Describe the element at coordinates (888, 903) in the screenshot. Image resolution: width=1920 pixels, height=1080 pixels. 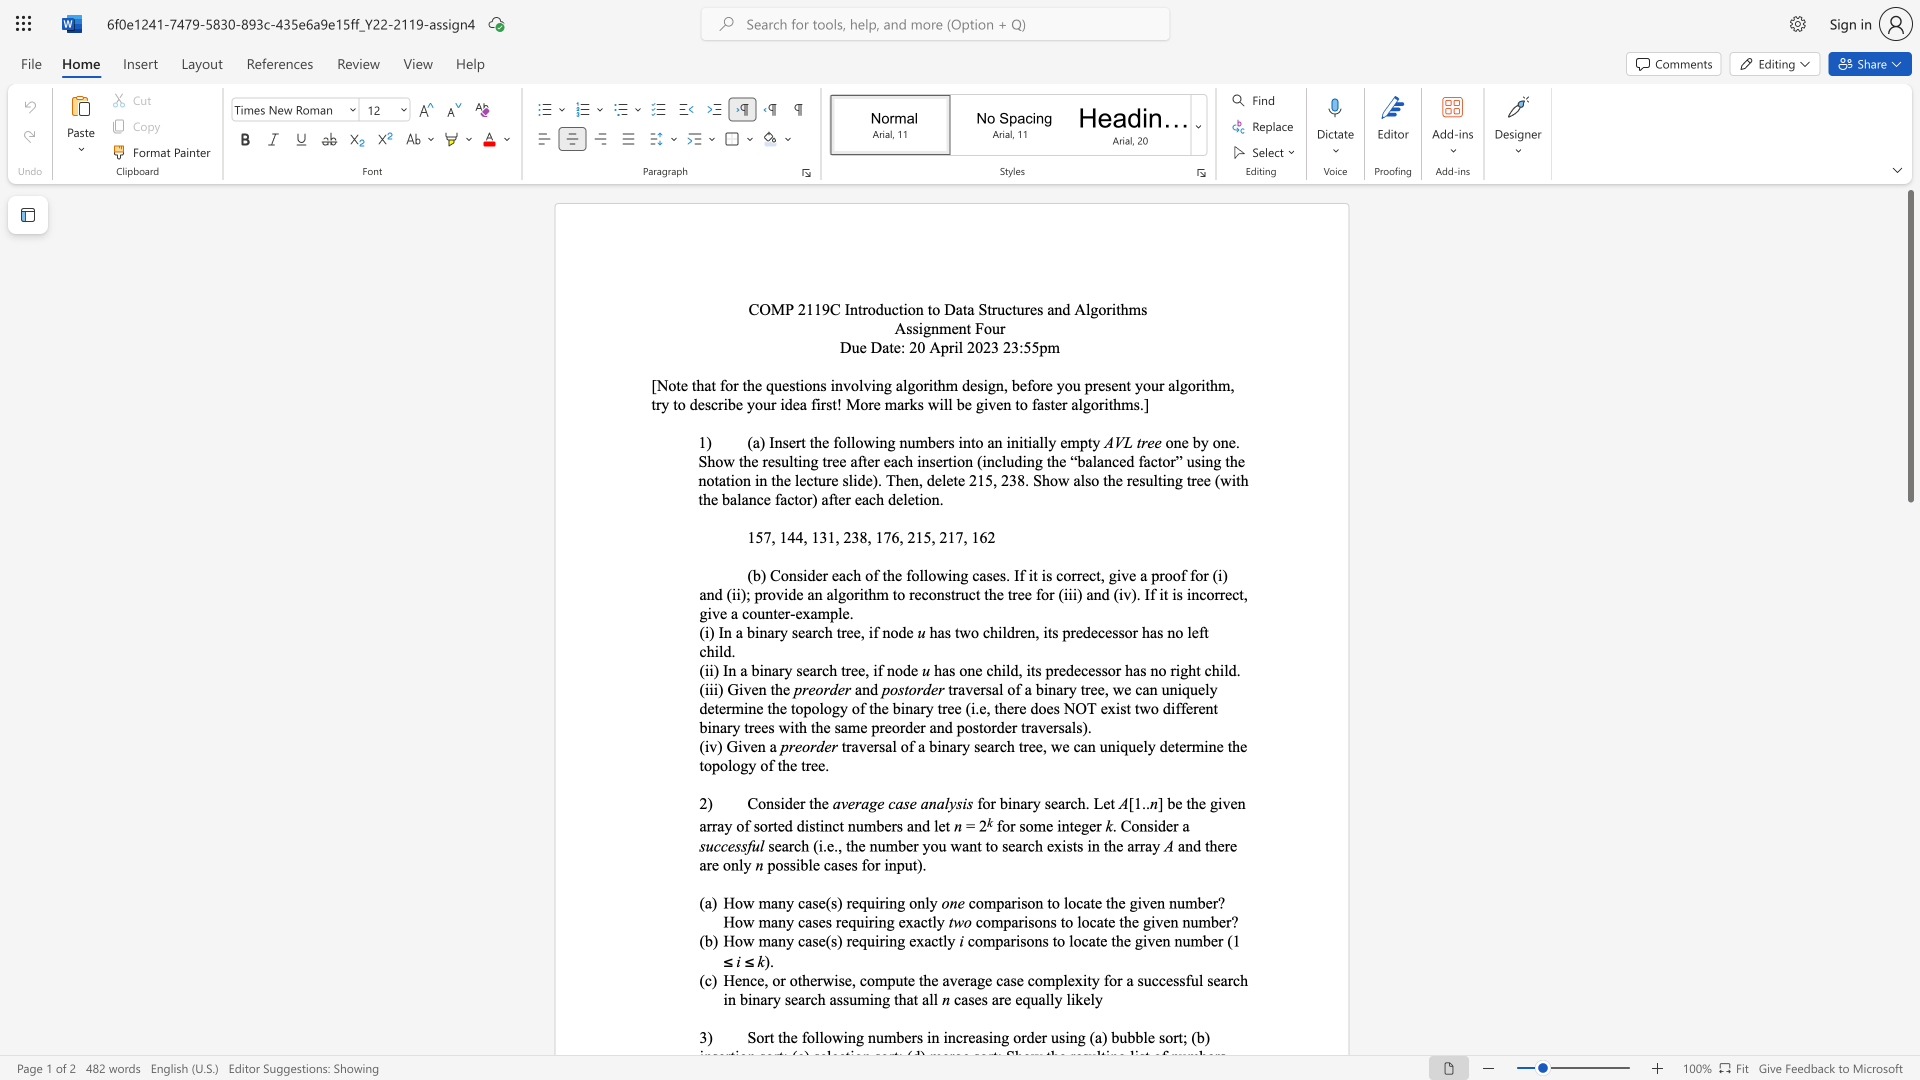
I see `the subset text "ng on" within the text "How many case(s) requiring only"` at that location.